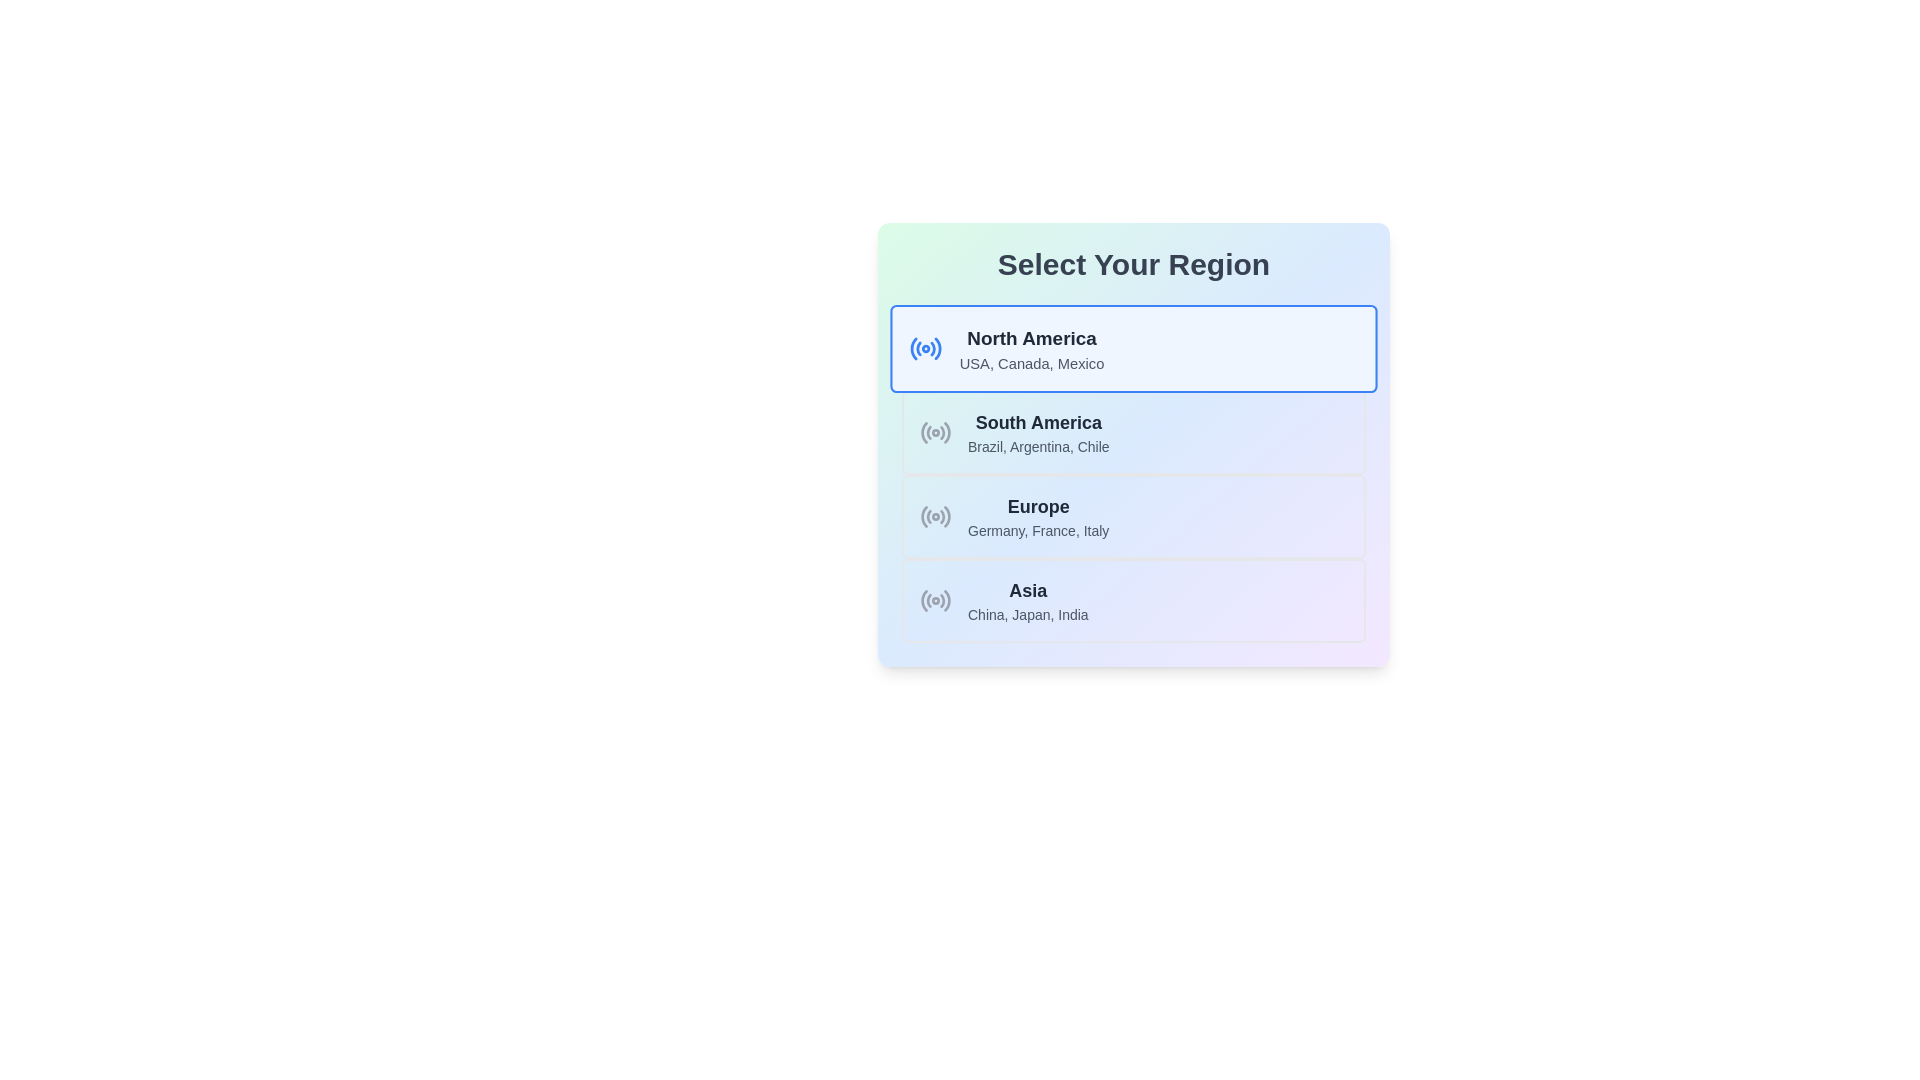  What do you see at coordinates (935, 515) in the screenshot?
I see `the state of the icon representing the 'Europe' region selection option, located to the left within the selection options` at bounding box center [935, 515].